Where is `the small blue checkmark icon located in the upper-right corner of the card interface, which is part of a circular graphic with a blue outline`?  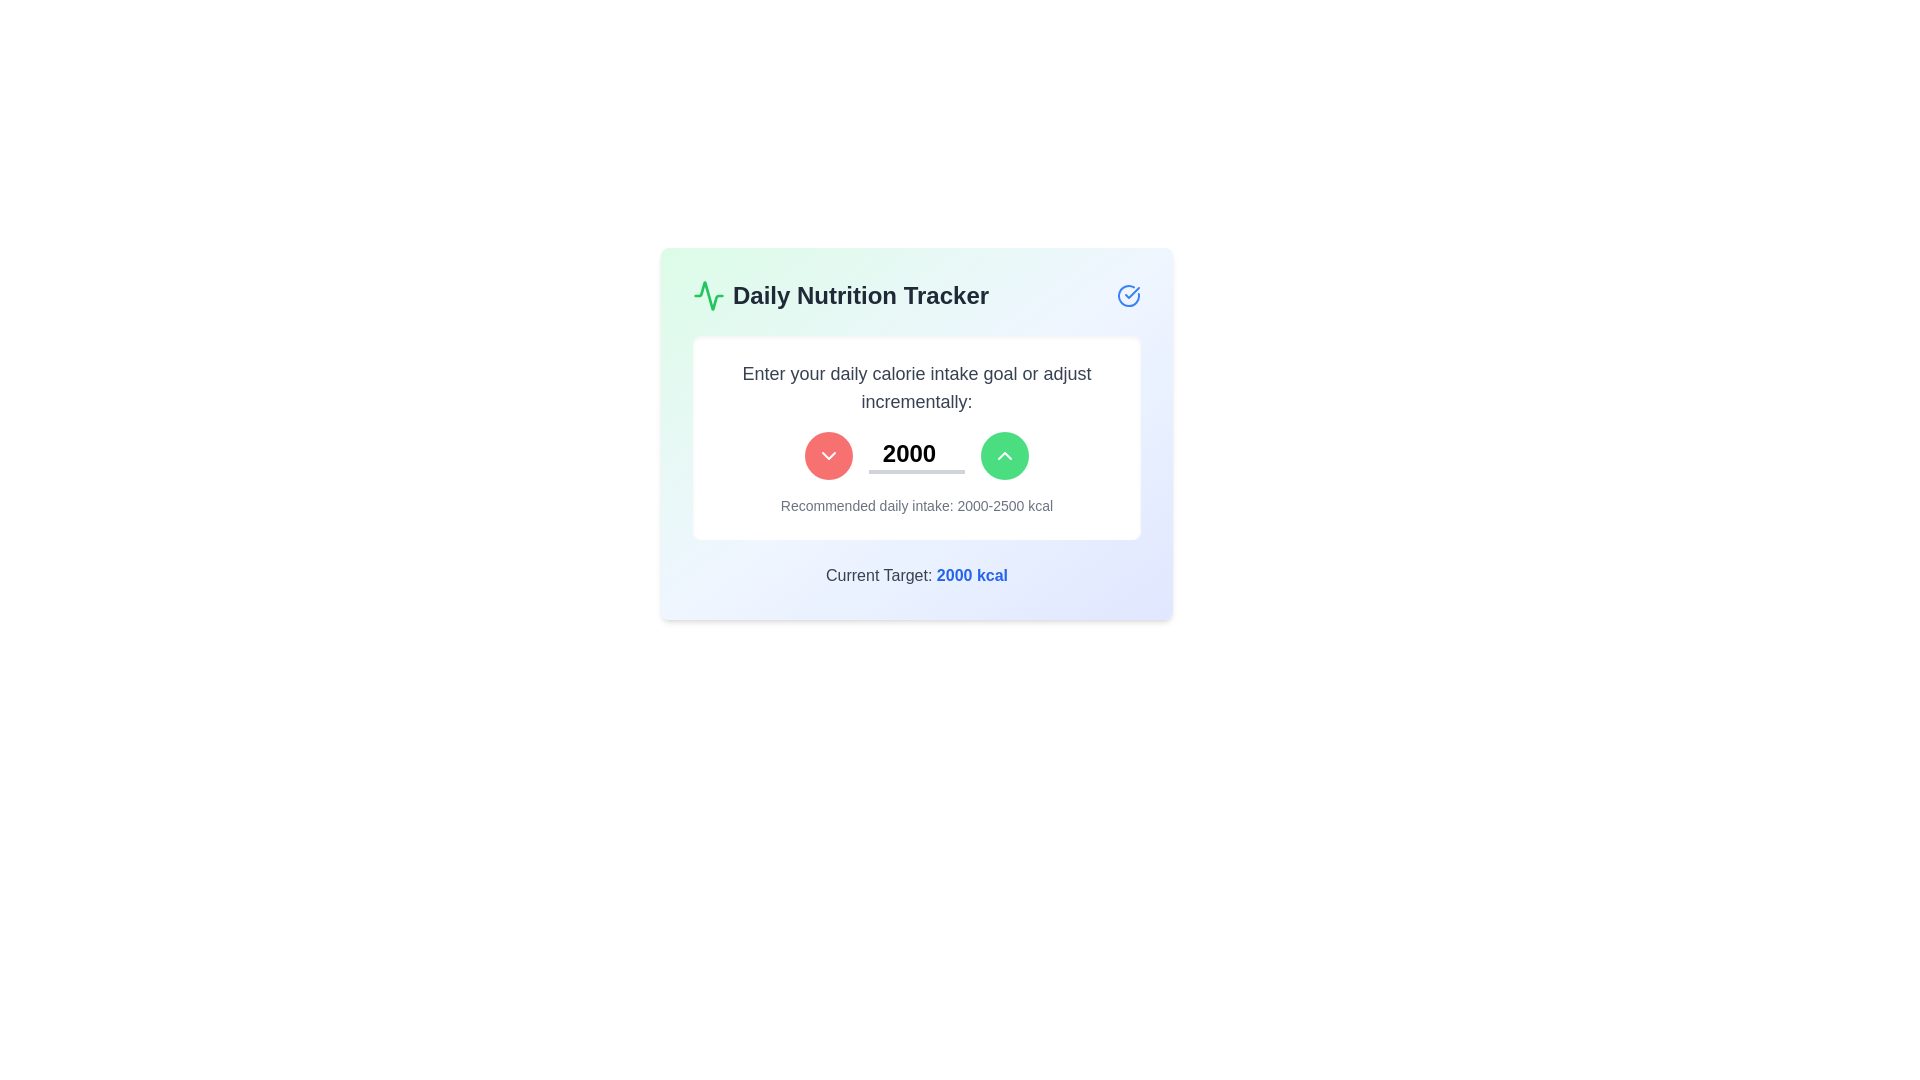 the small blue checkmark icon located in the upper-right corner of the card interface, which is part of a circular graphic with a blue outline is located at coordinates (1132, 293).